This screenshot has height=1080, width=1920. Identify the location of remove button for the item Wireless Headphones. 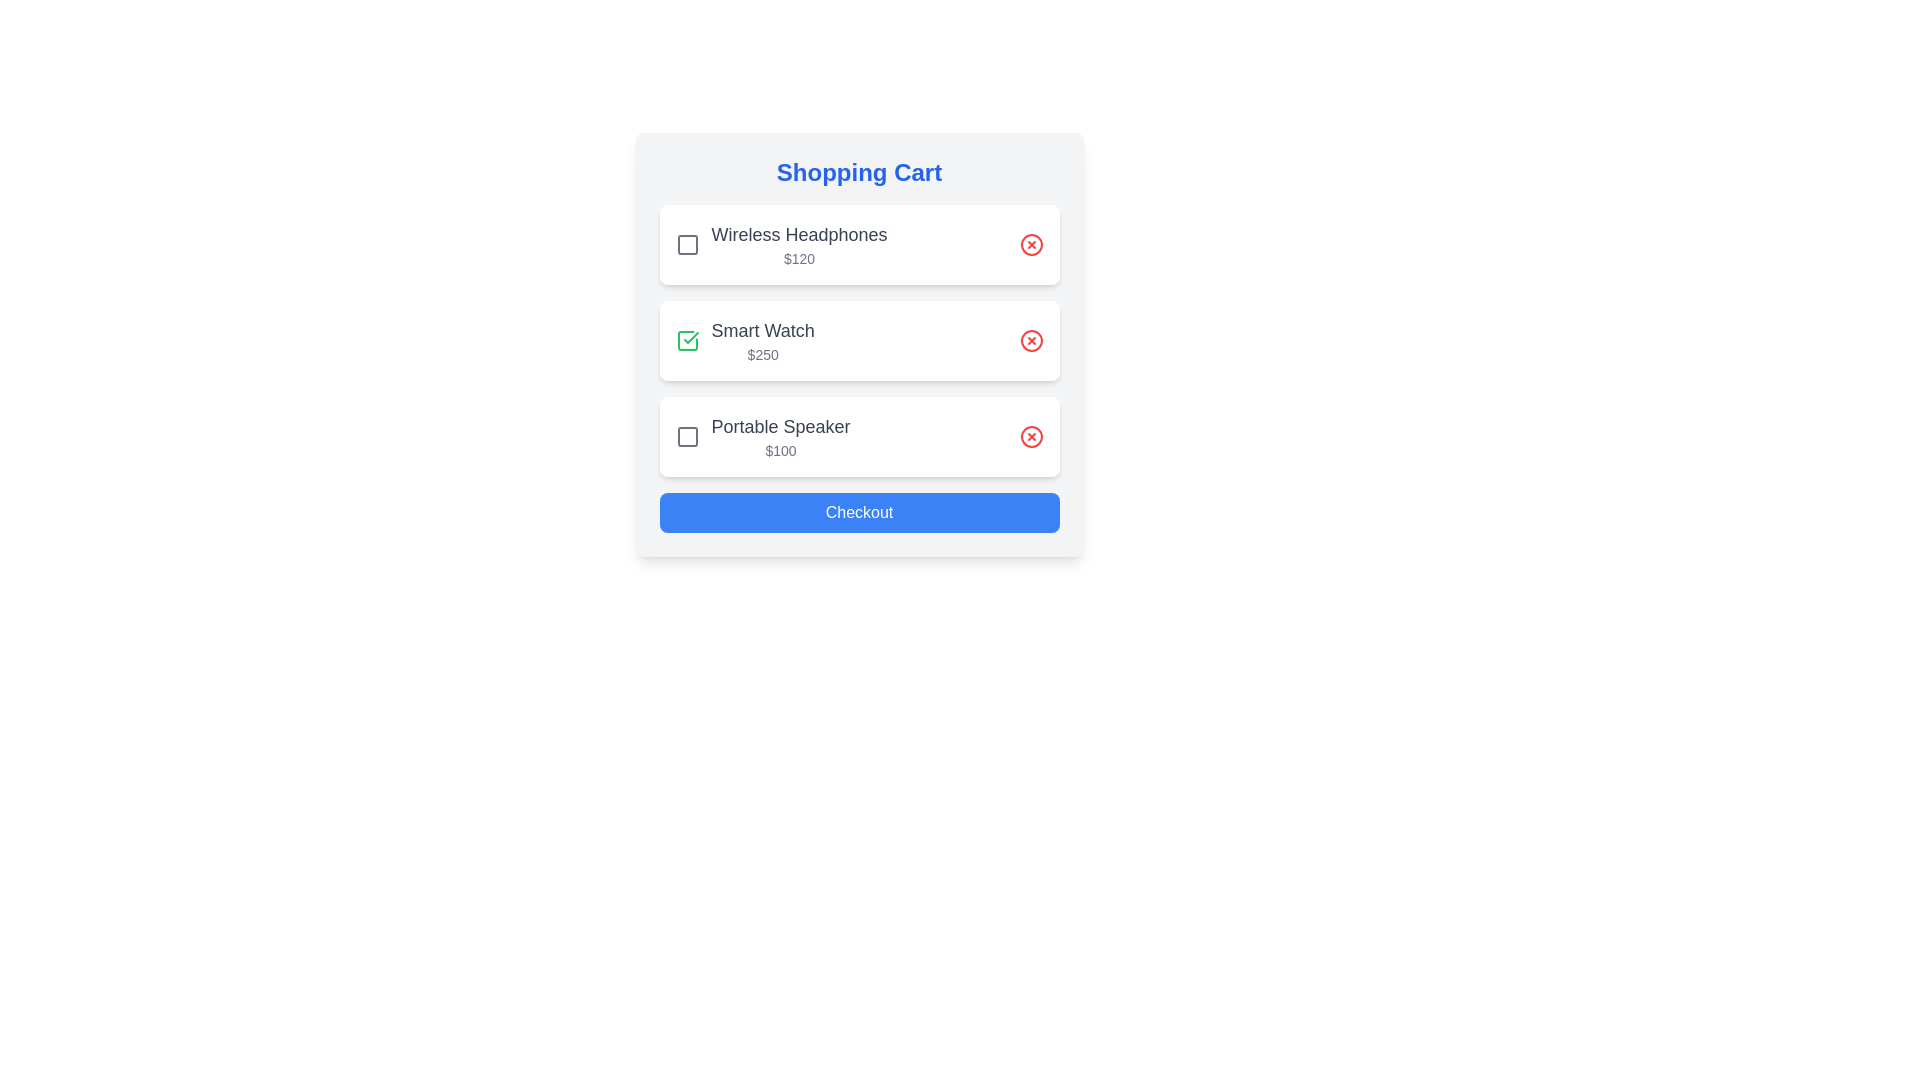
(1031, 244).